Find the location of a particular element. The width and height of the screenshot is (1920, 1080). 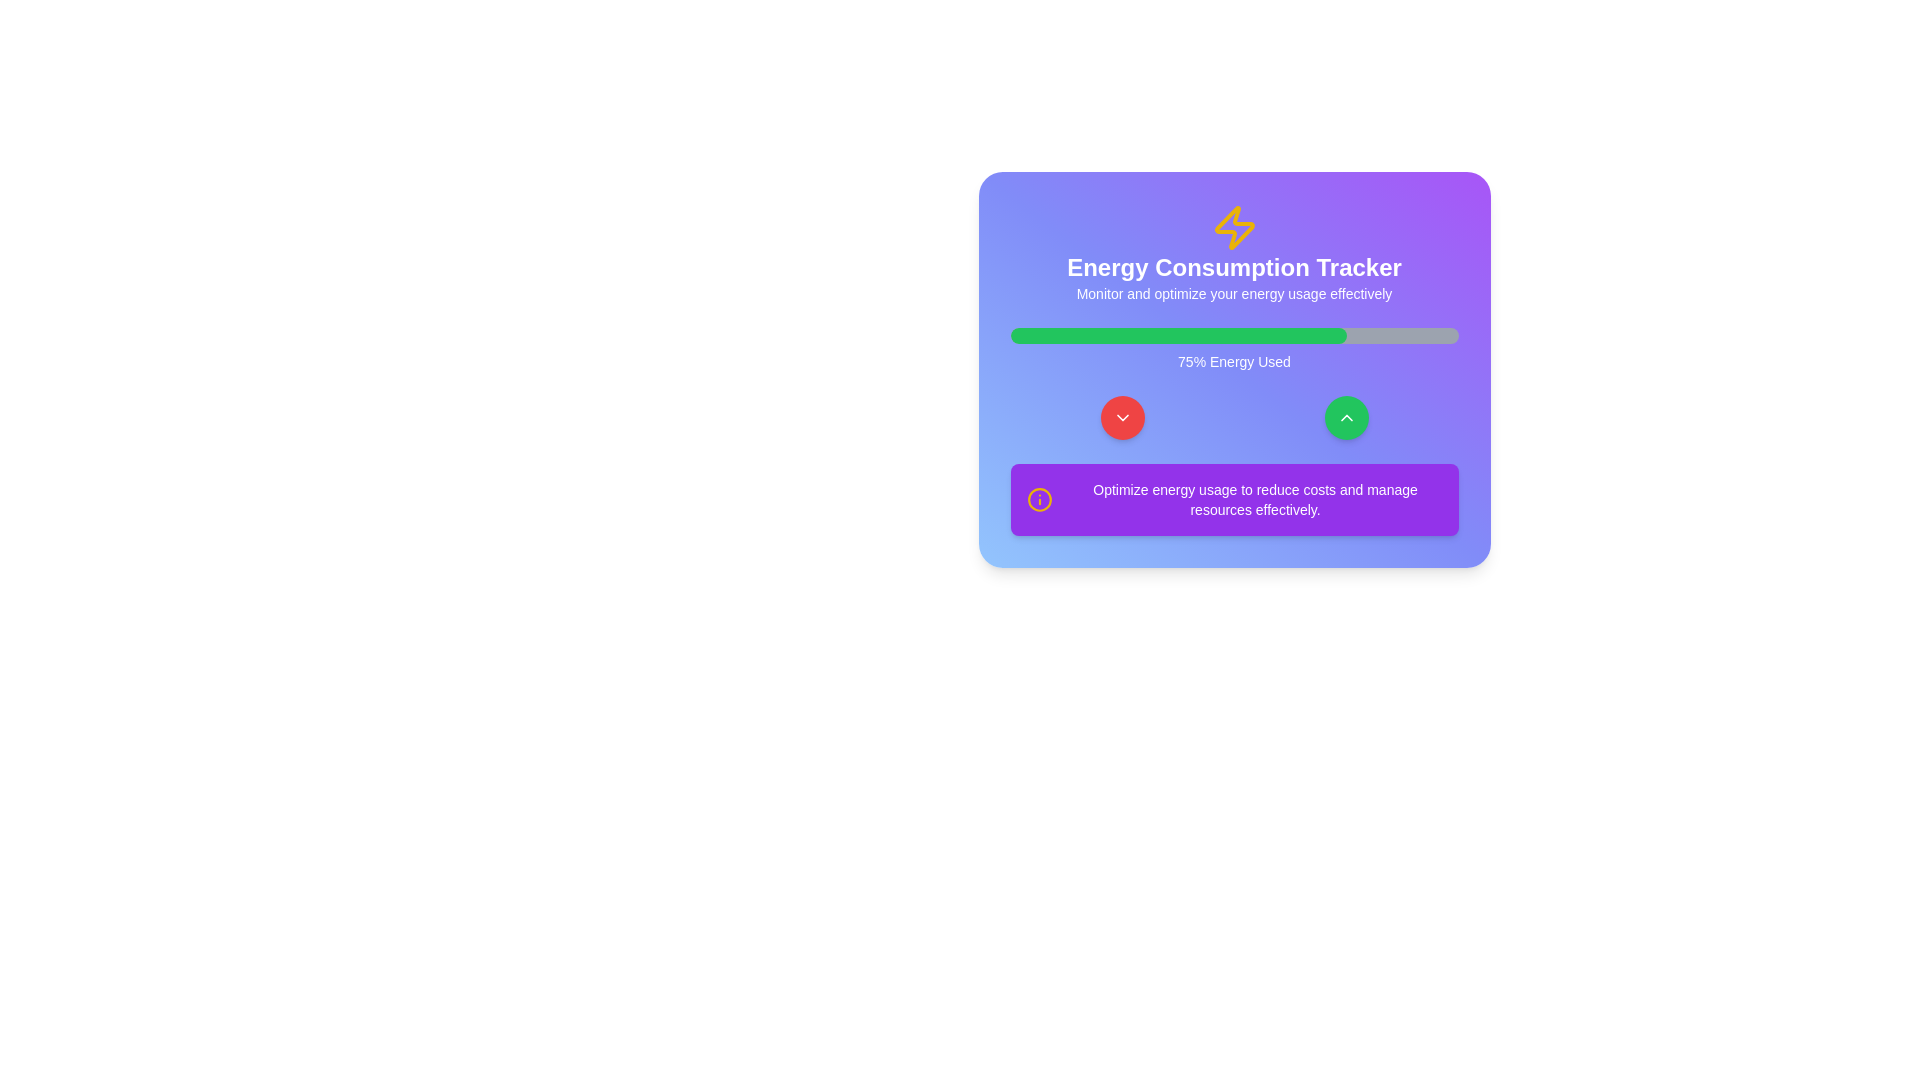

the static text that describes the purpose of the Energy Consumption Tracker, located below the title and above the green progress bar is located at coordinates (1233, 293).